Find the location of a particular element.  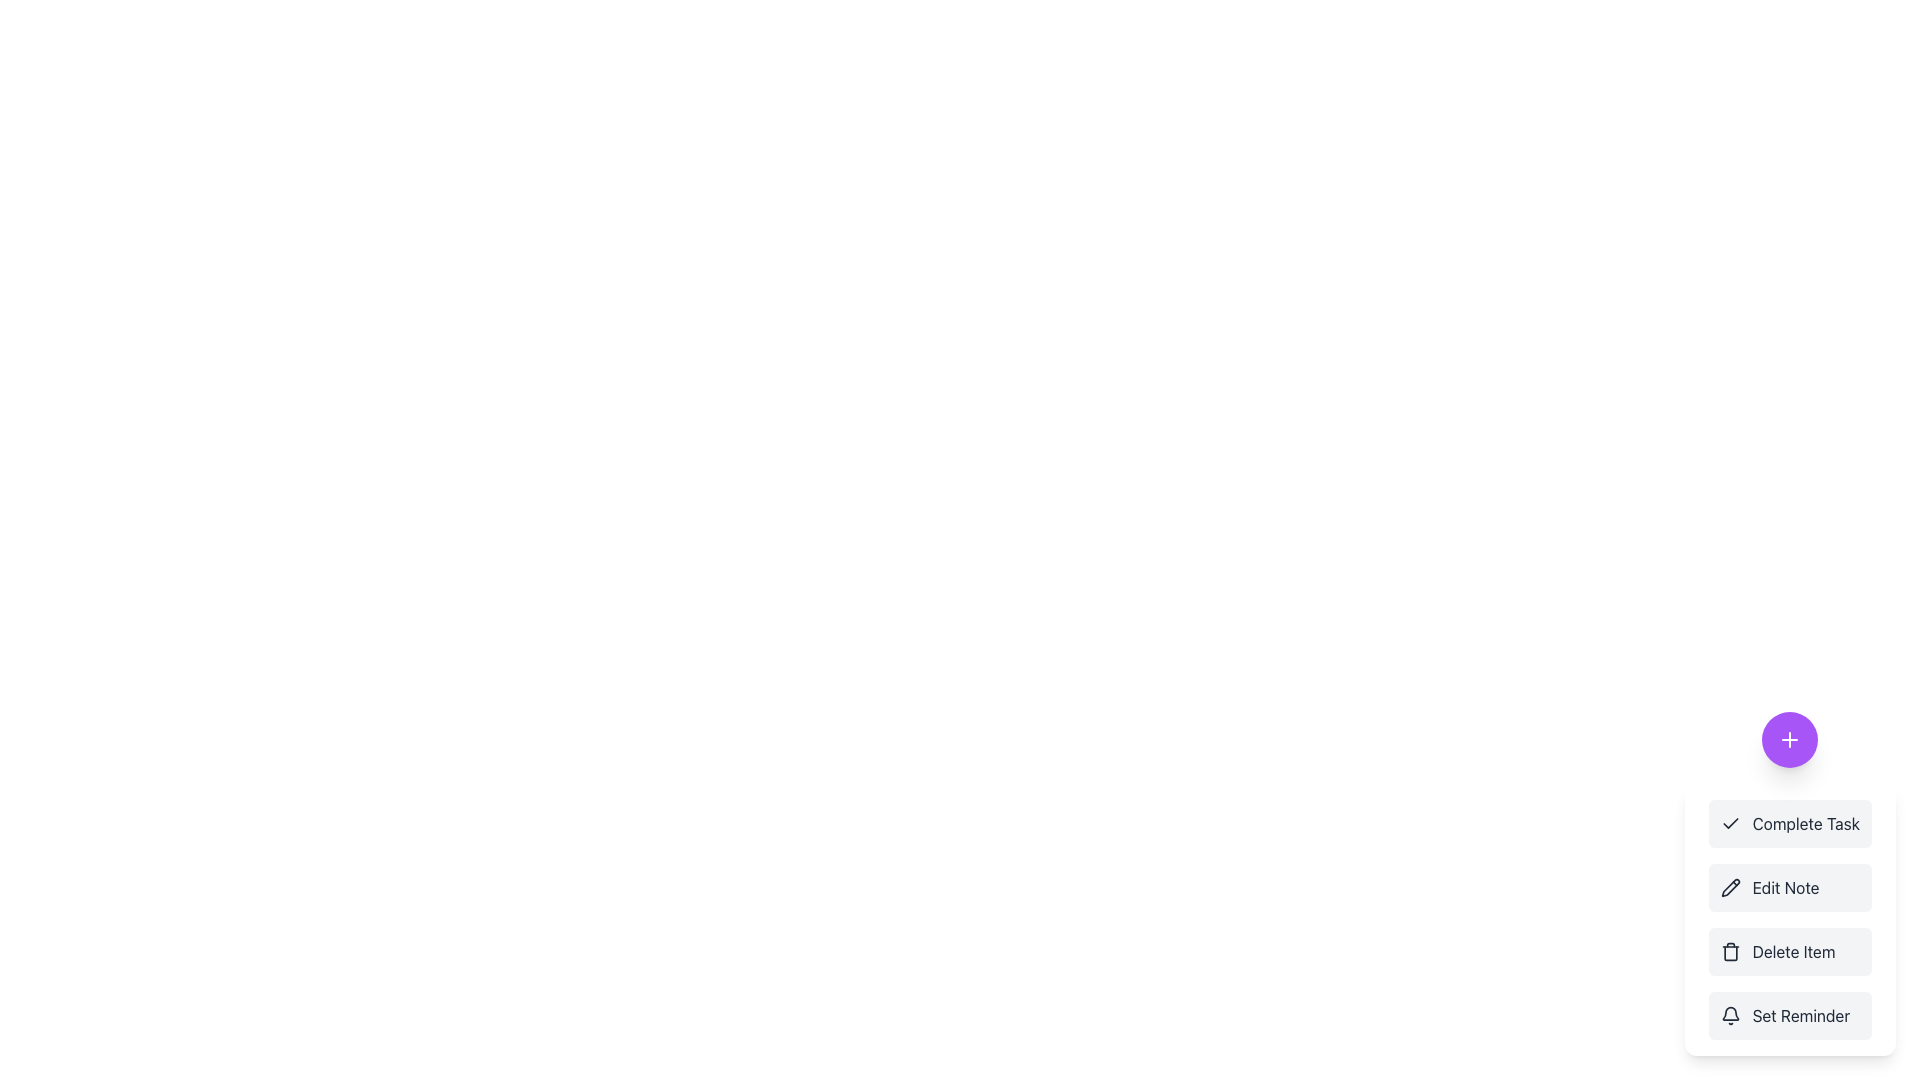

the check mark icon located is located at coordinates (1729, 823).